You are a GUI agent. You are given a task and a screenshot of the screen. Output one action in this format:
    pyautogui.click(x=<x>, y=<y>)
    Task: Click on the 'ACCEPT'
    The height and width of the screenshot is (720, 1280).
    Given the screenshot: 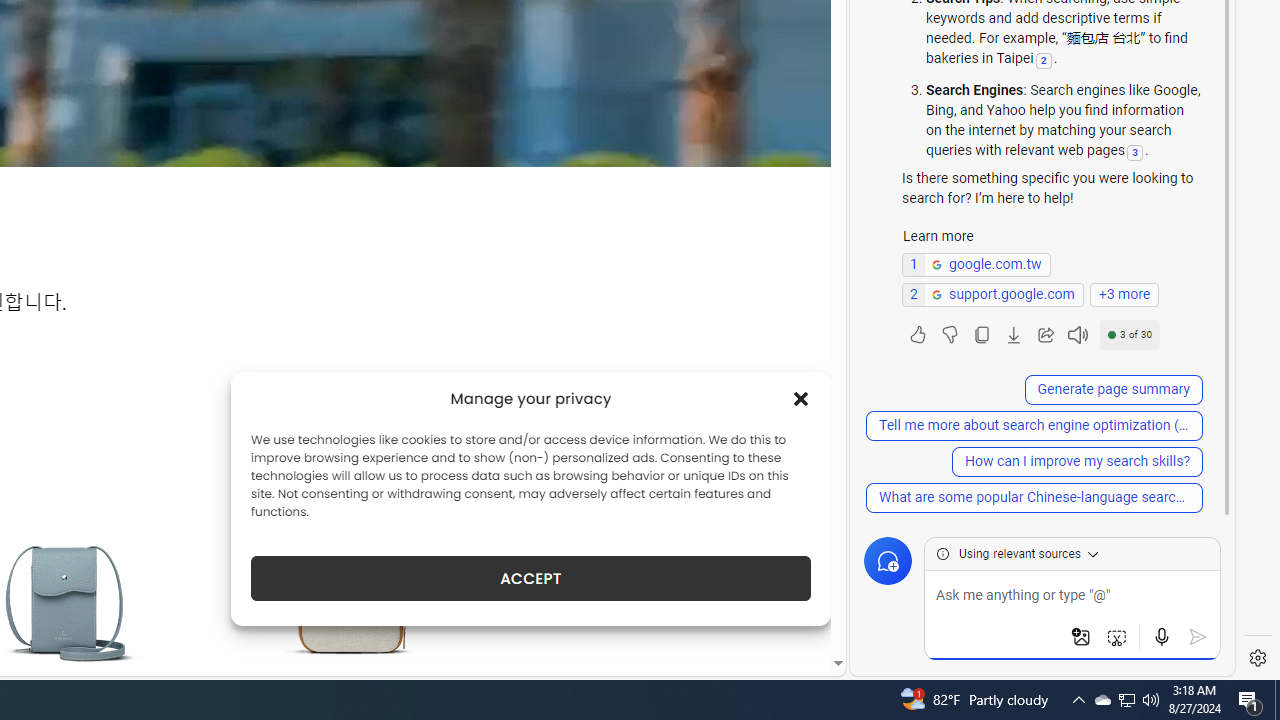 What is the action you would take?
    pyautogui.click(x=531, y=578)
    